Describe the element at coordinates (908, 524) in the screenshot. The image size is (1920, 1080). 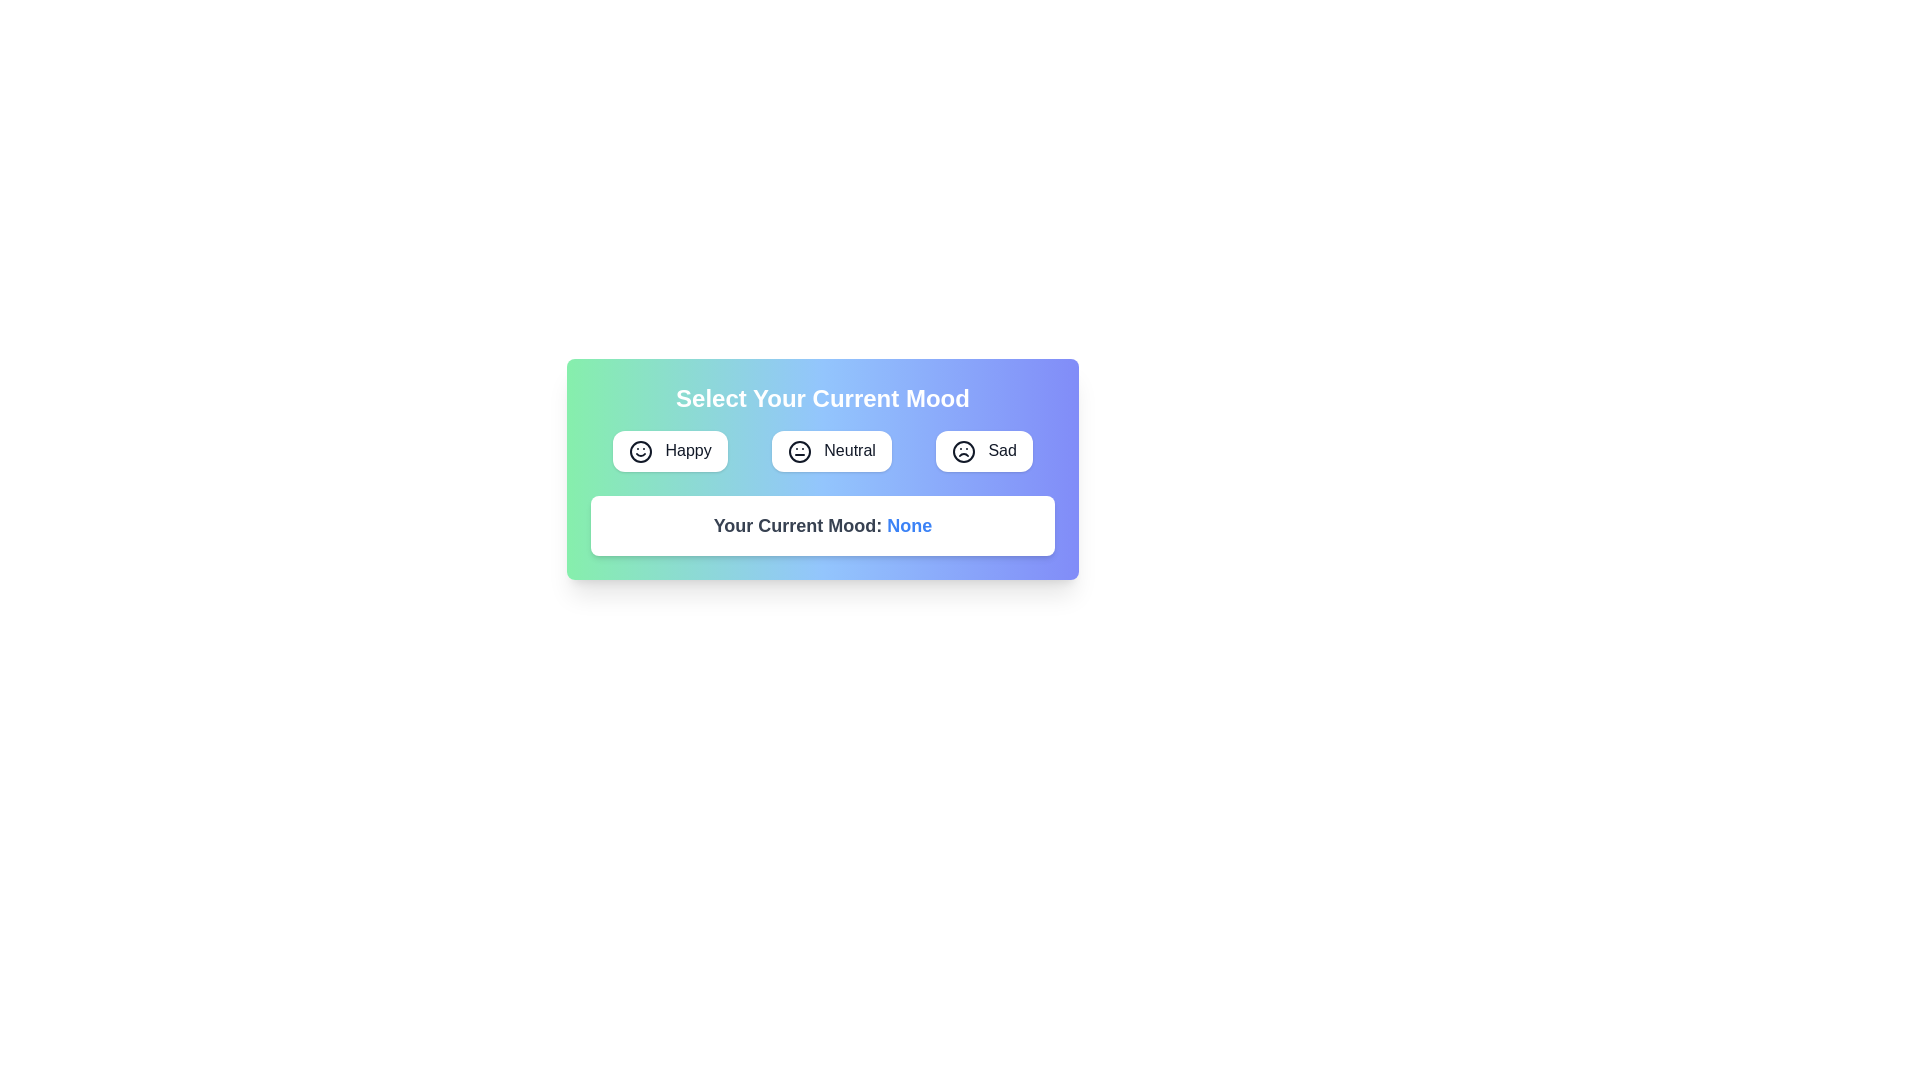
I see `the static text label displaying 'None' which indicates the current mood, located within the statement 'Your Current Mood:' and styled with a blue font color` at that location.